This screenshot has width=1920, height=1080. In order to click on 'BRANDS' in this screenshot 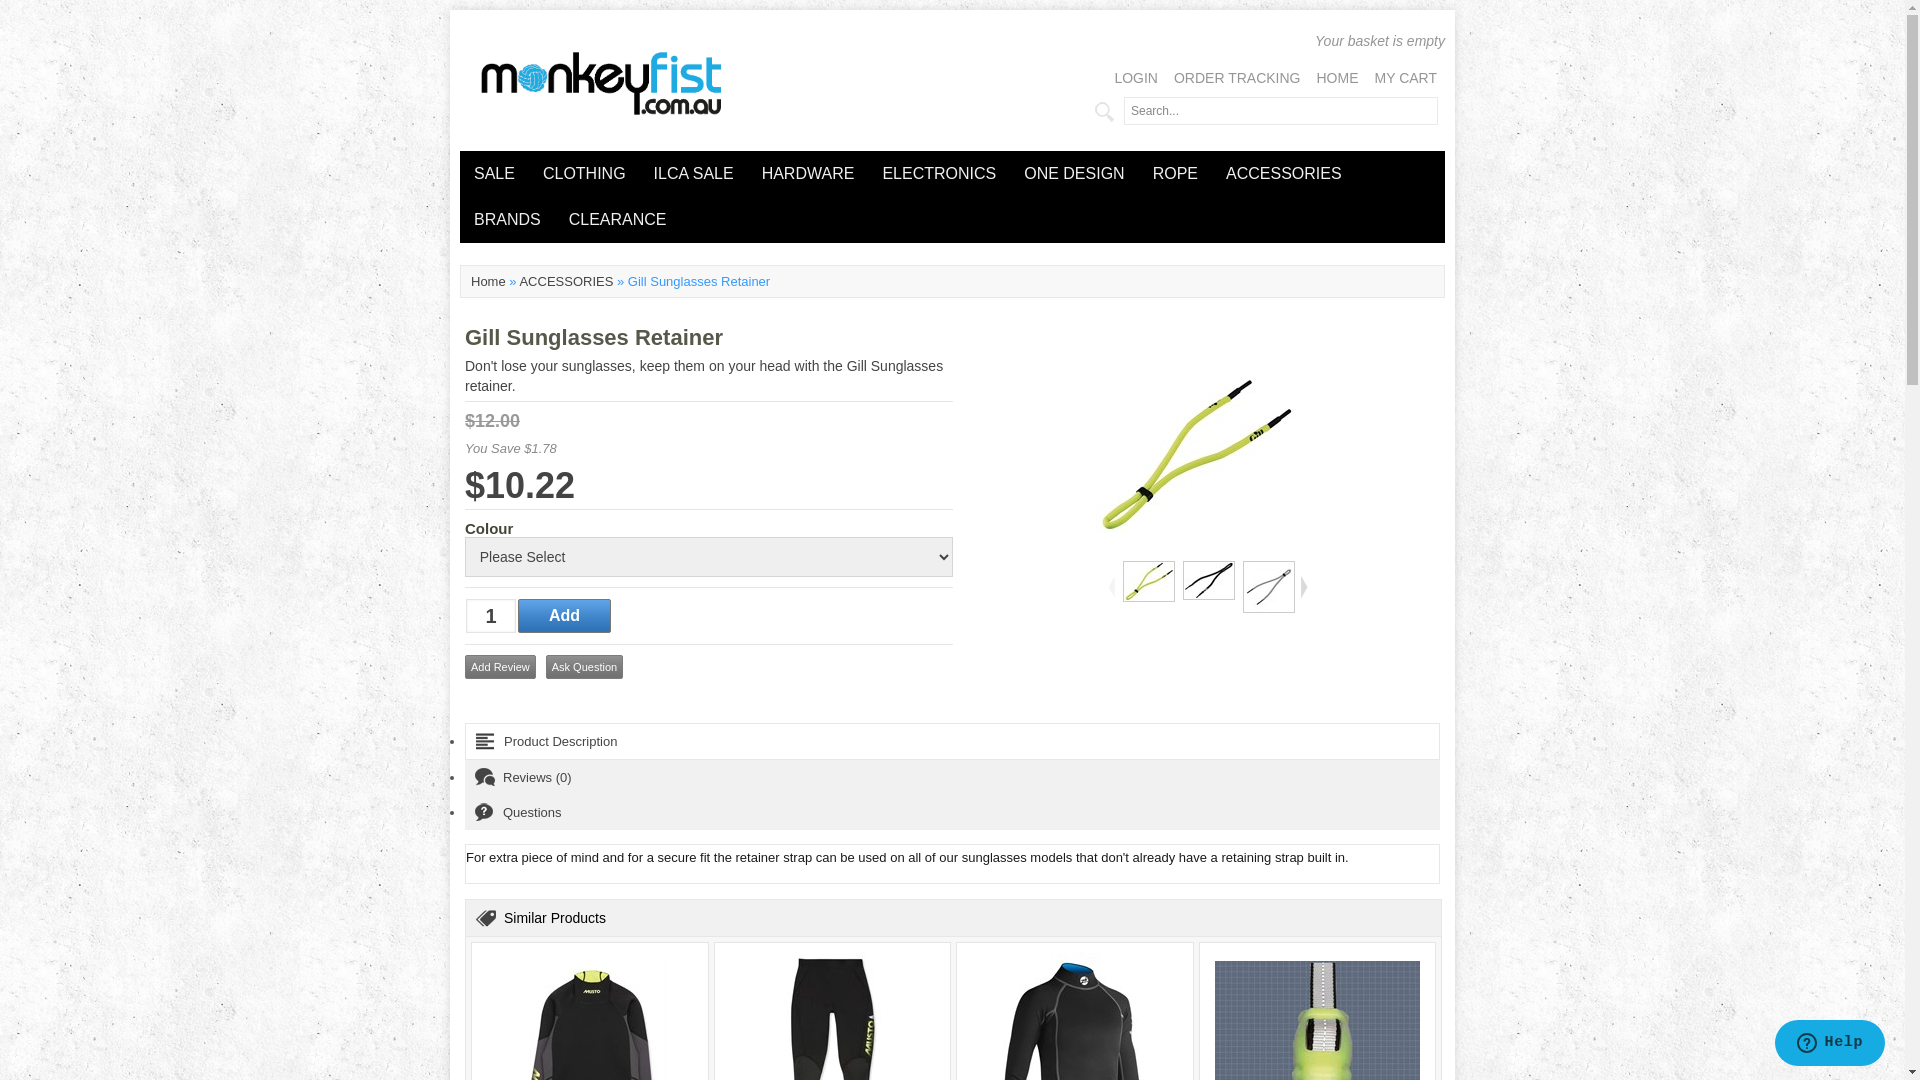, I will do `click(507, 219)`.